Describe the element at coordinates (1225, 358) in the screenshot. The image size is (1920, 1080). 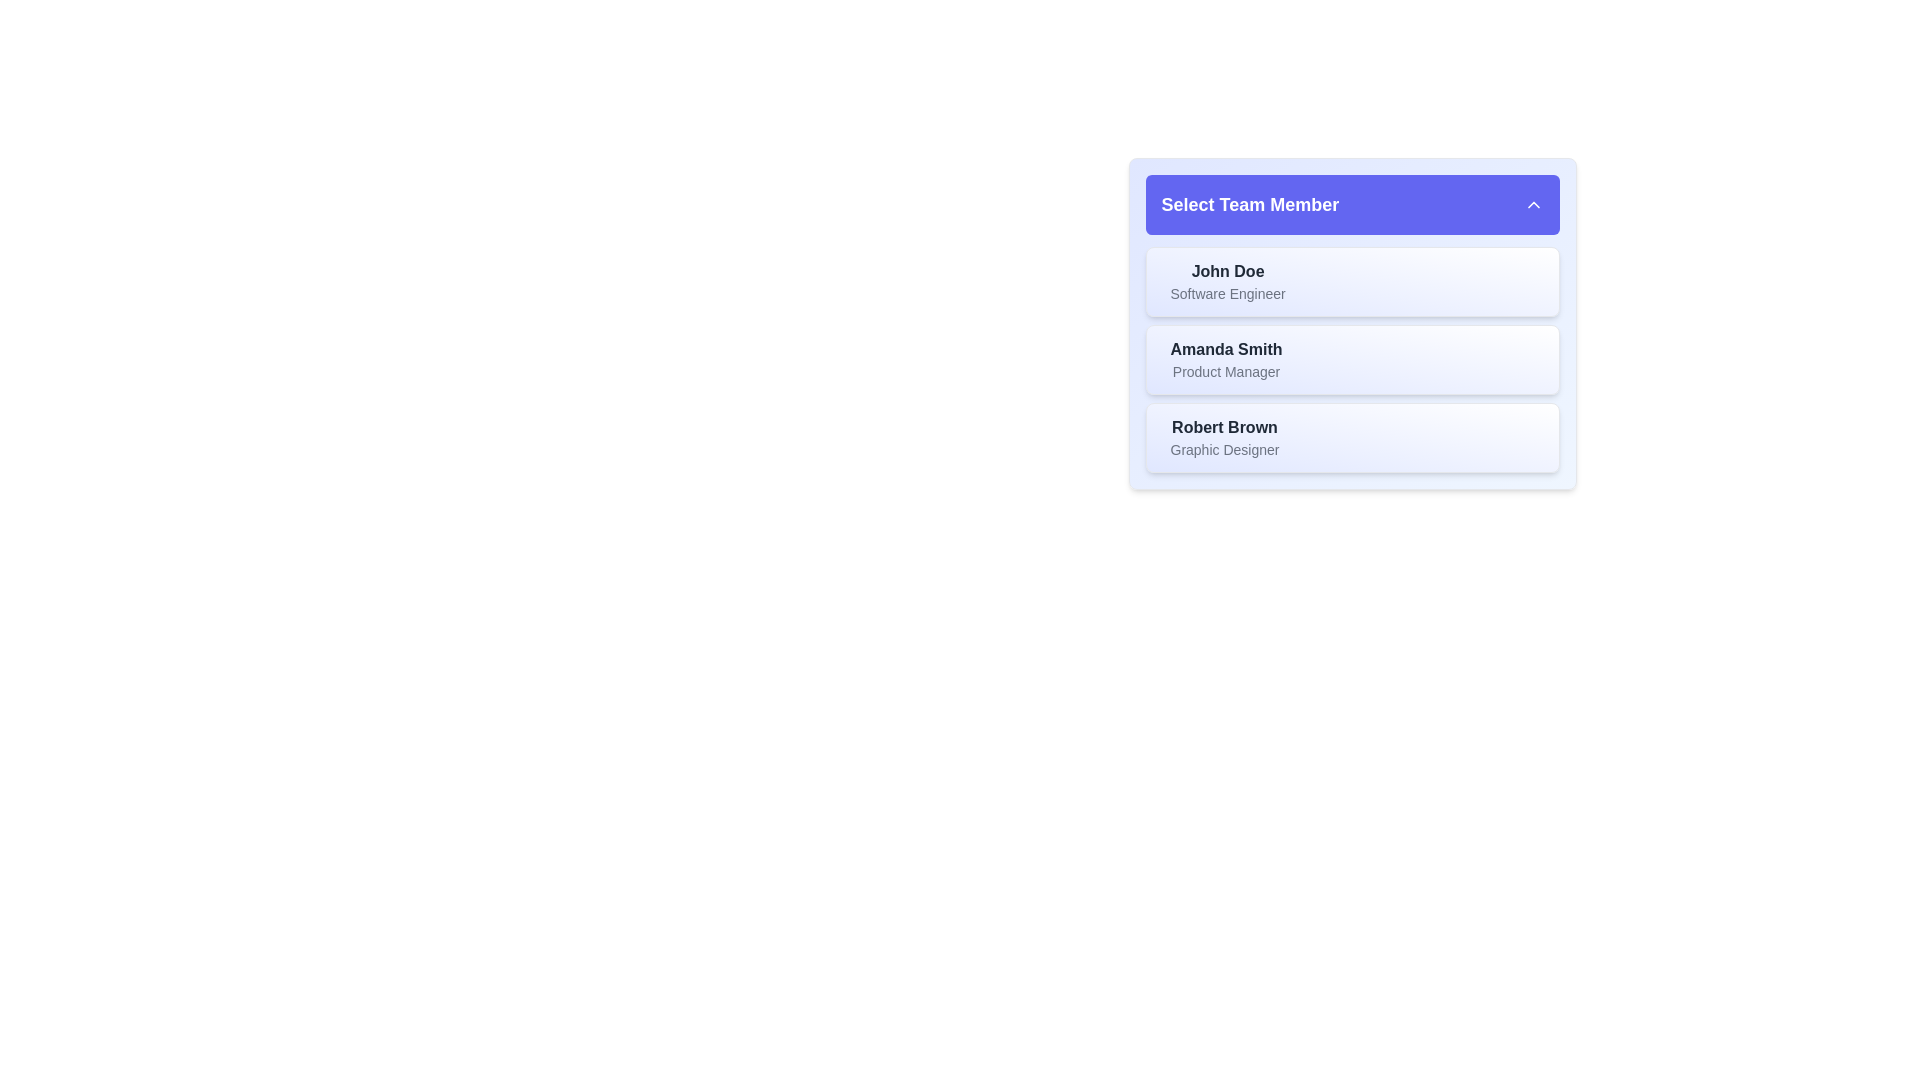
I see `the Text Display element that shows the name and role of the second team member in the list, located below 'John Doe' and above 'Robert Brown'` at that location.